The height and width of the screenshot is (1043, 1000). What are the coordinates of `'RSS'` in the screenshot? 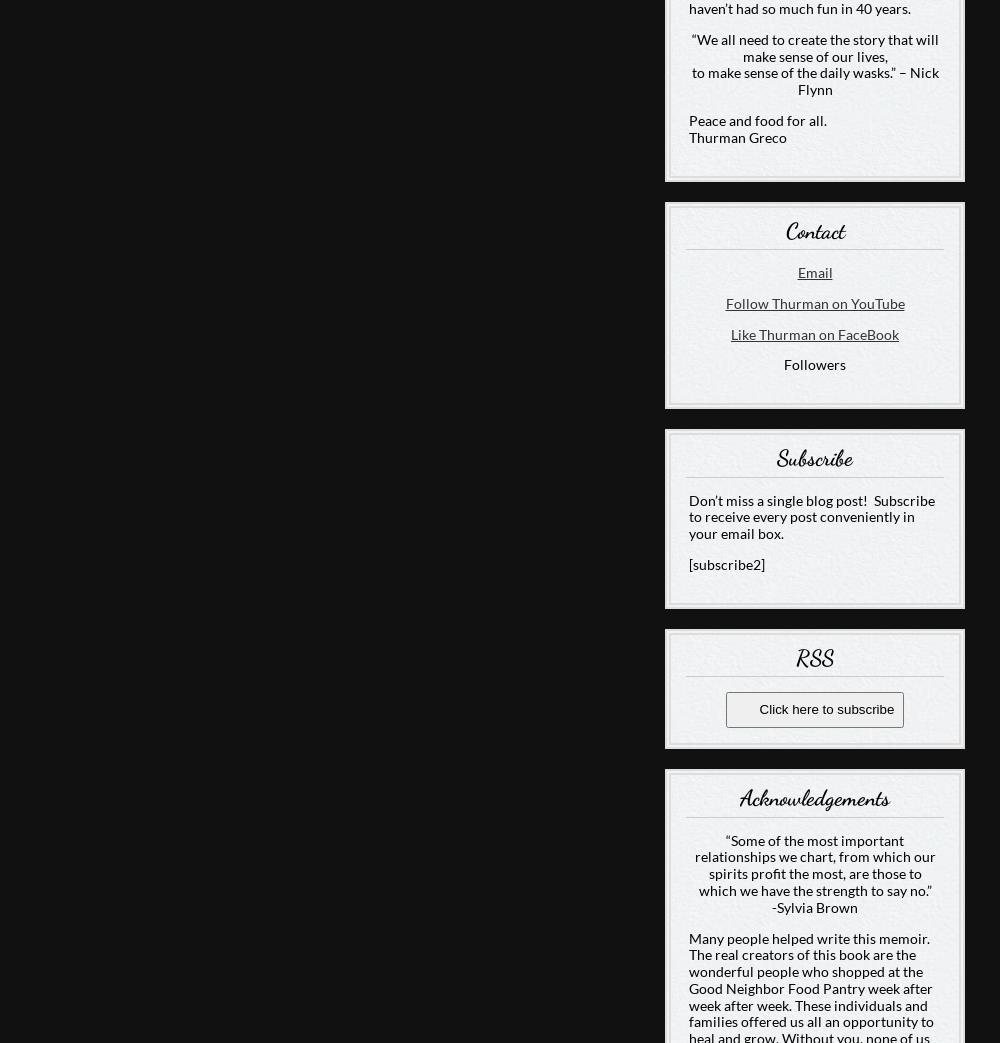 It's located at (796, 655).